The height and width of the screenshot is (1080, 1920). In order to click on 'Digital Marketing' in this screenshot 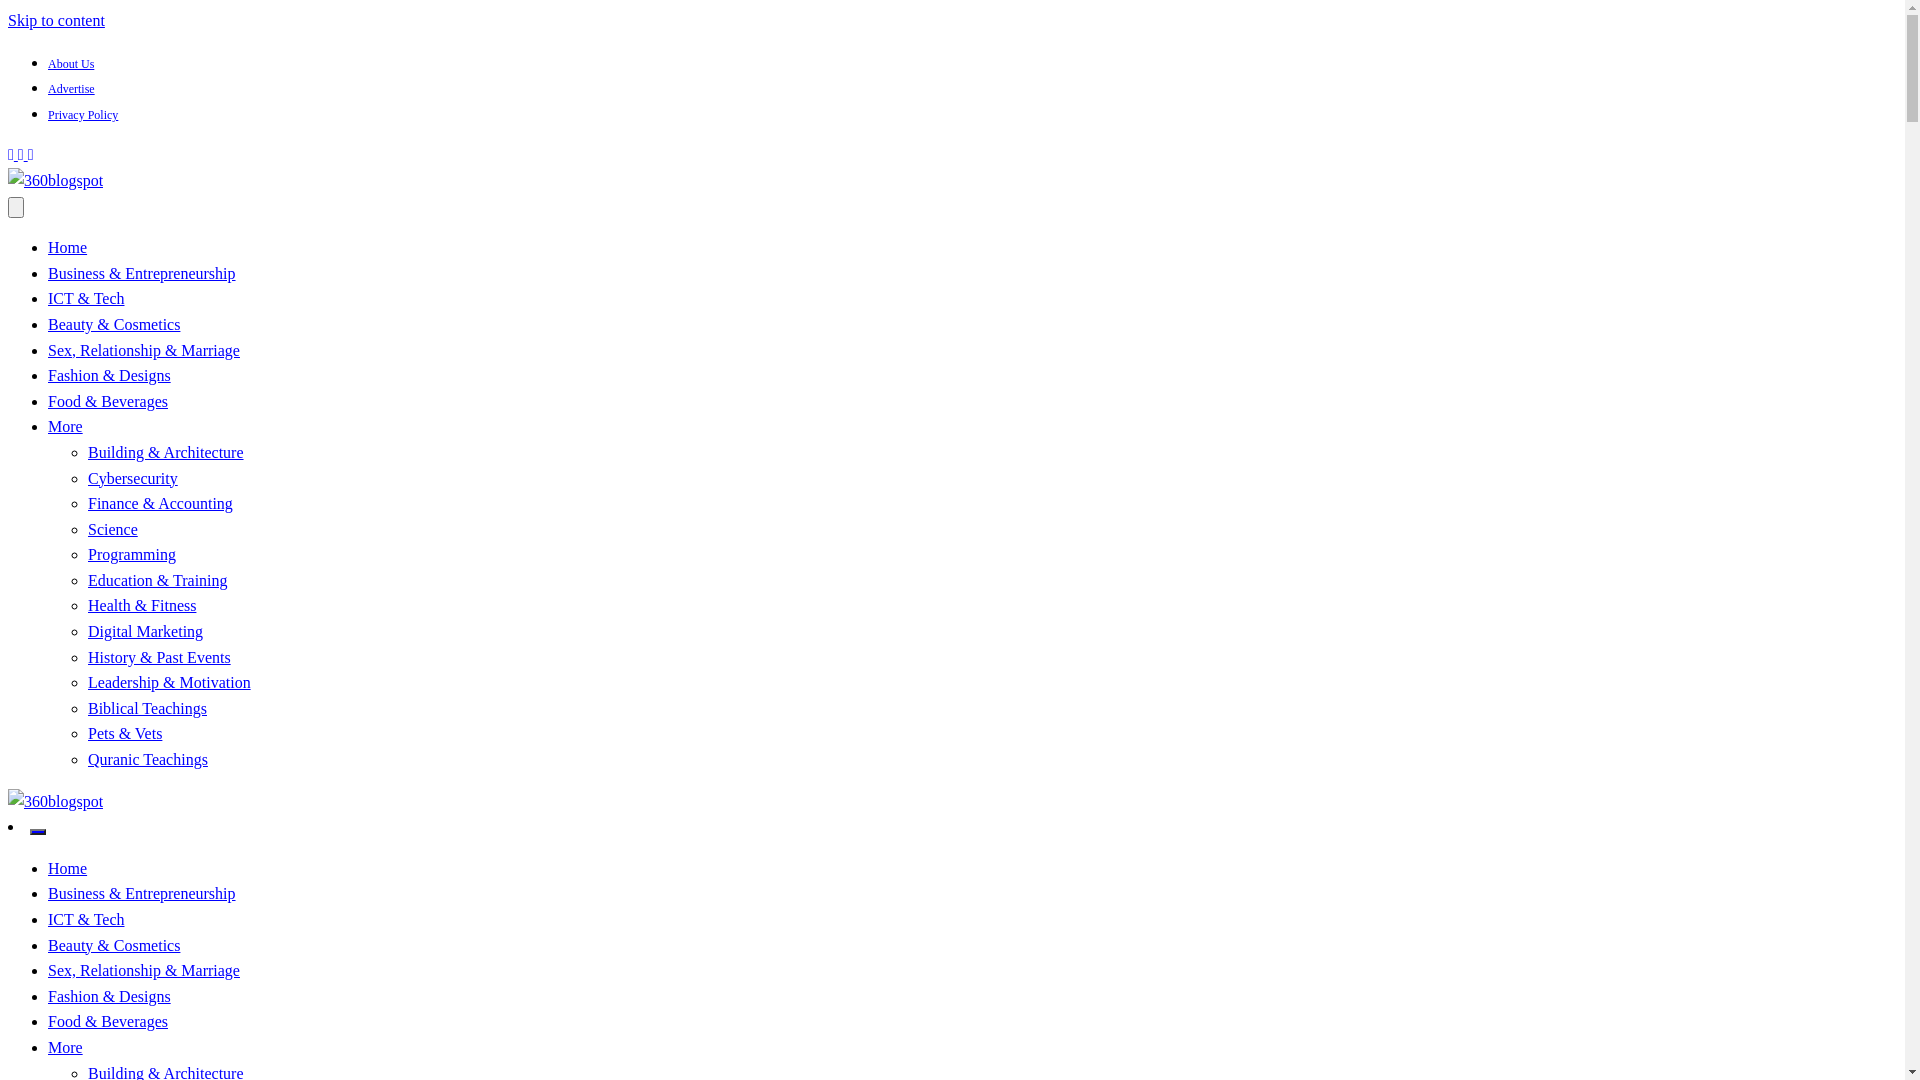, I will do `click(144, 631)`.